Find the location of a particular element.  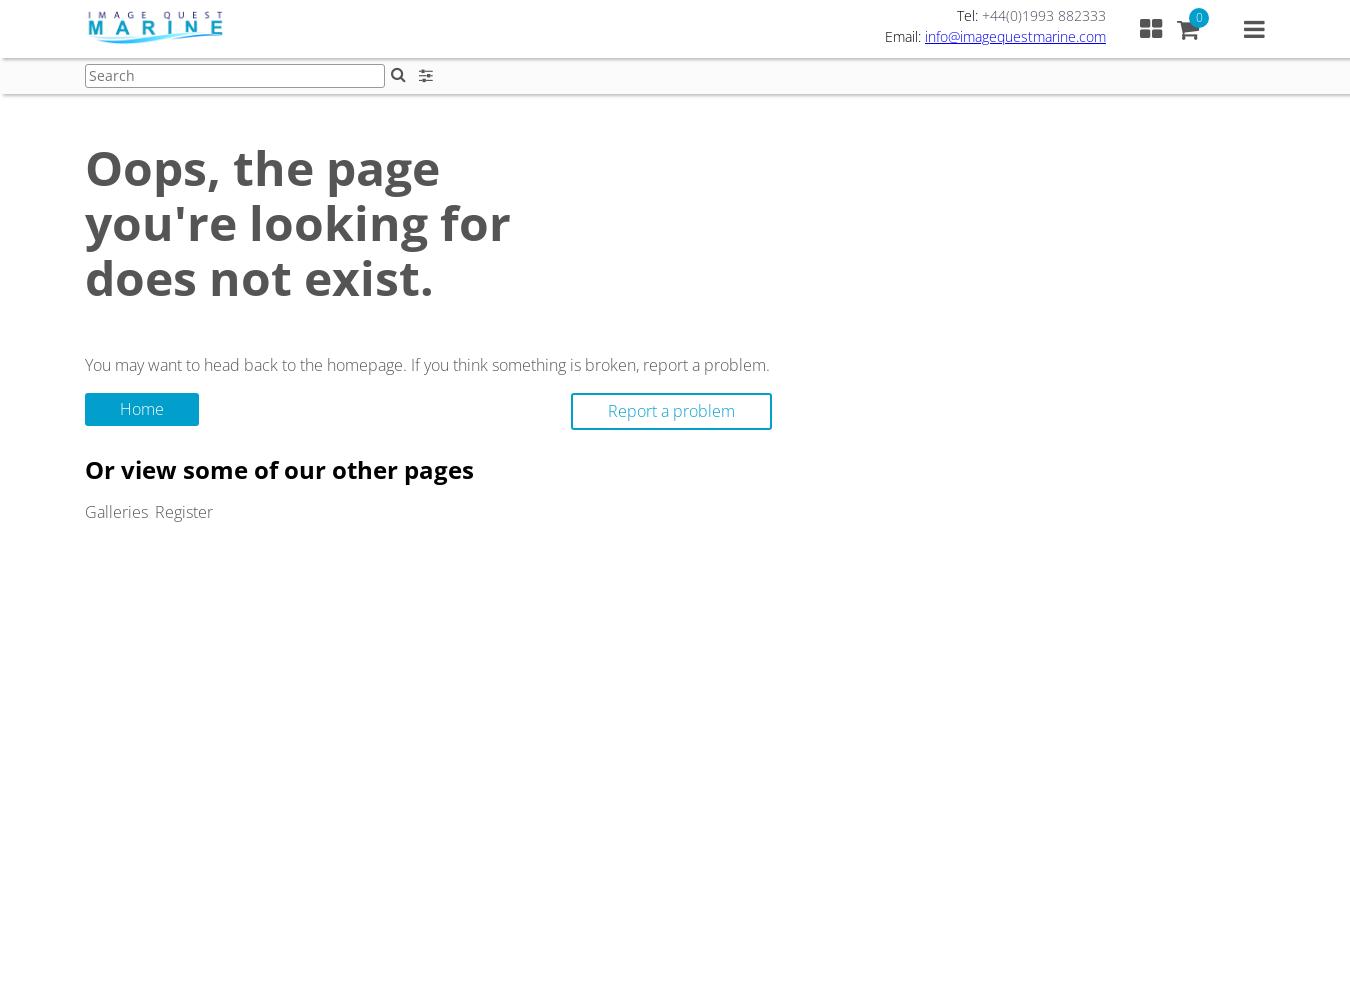

'Oops, the page you're looking for does not exist.' is located at coordinates (296, 221).